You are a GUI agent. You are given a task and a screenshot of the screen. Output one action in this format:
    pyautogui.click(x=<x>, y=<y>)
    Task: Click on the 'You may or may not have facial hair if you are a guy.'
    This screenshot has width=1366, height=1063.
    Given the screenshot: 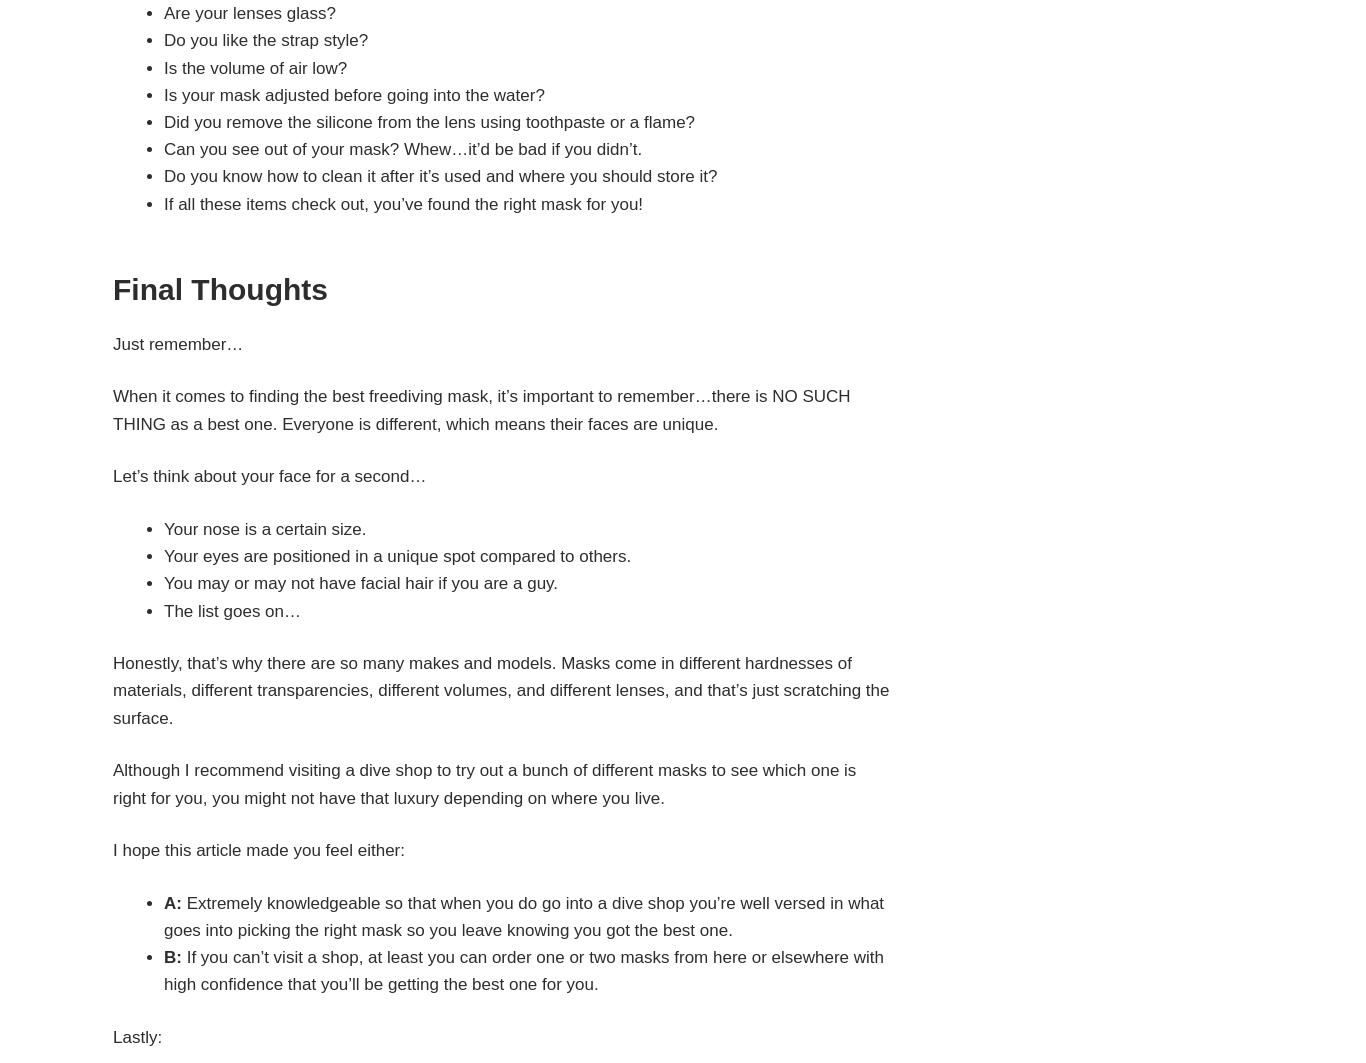 What is the action you would take?
    pyautogui.click(x=360, y=582)
    